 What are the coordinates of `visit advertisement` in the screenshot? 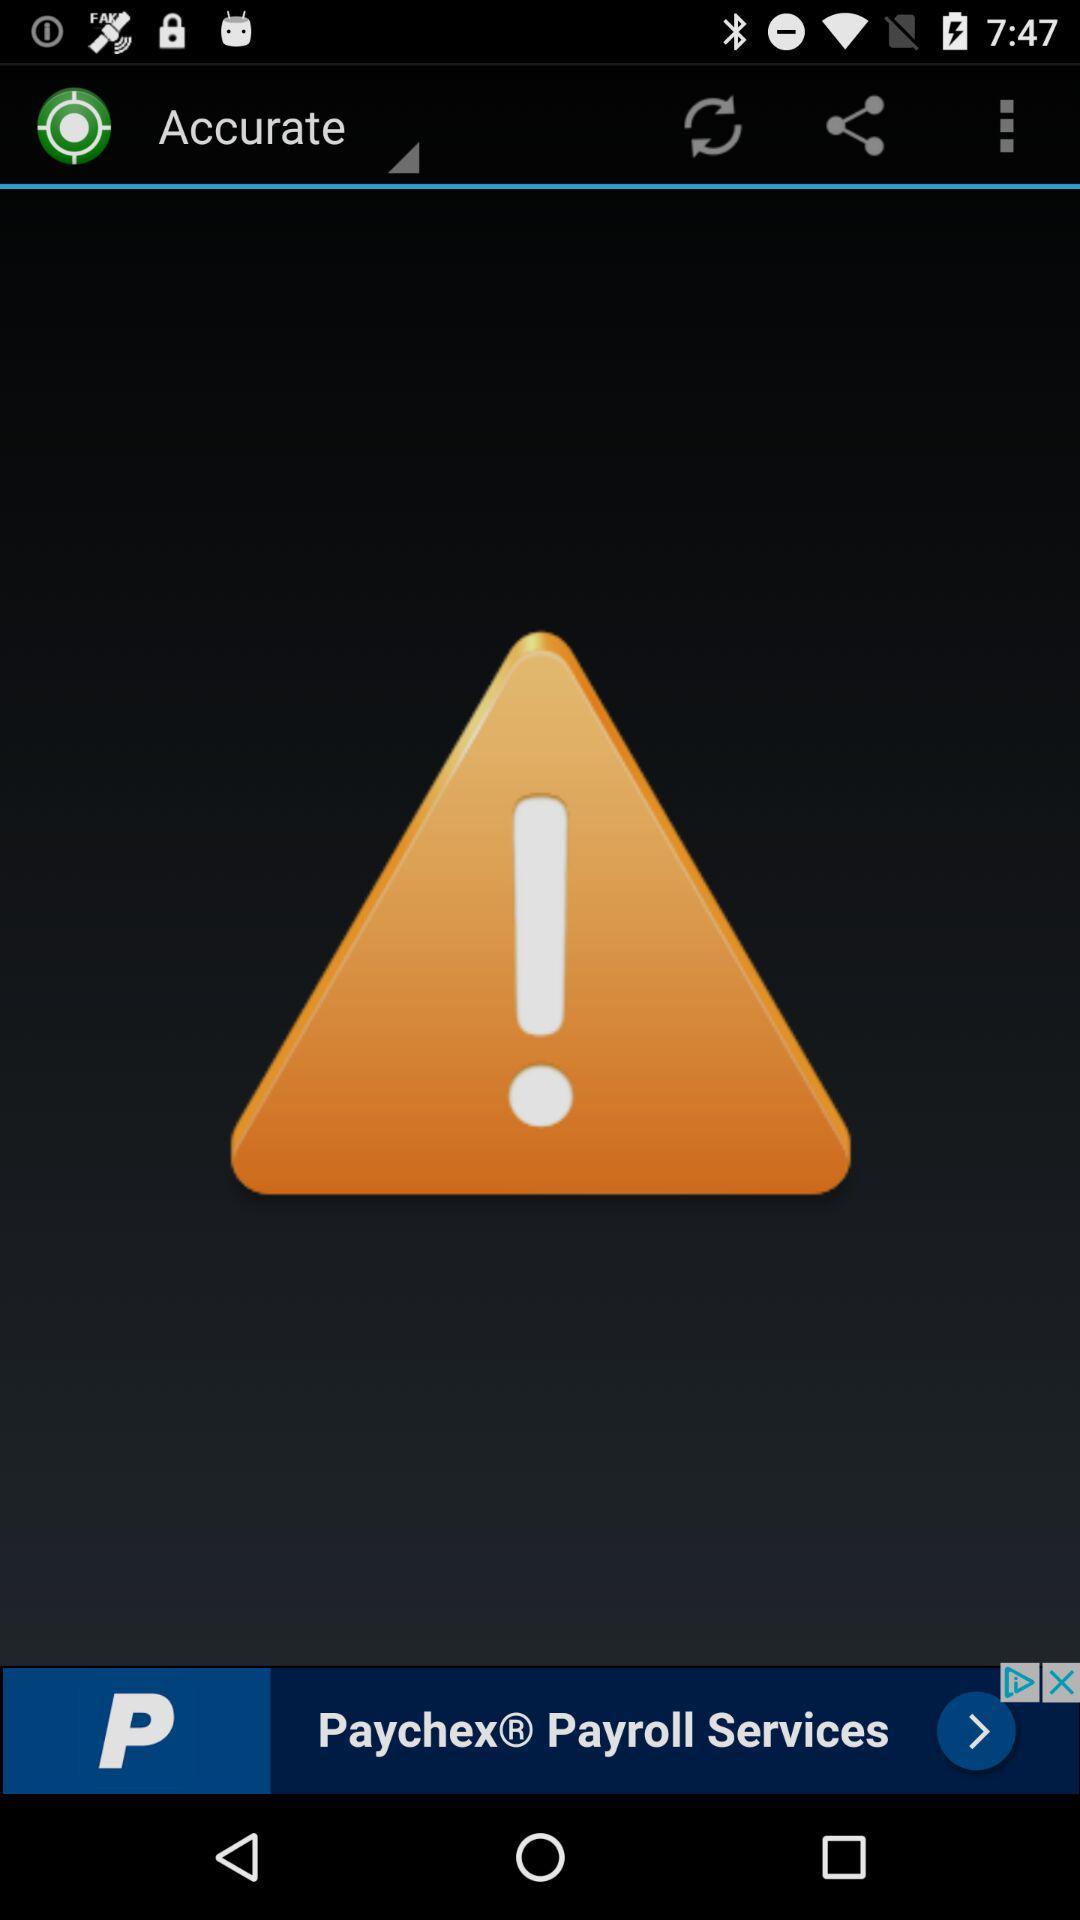 It's located at (540, 1727).